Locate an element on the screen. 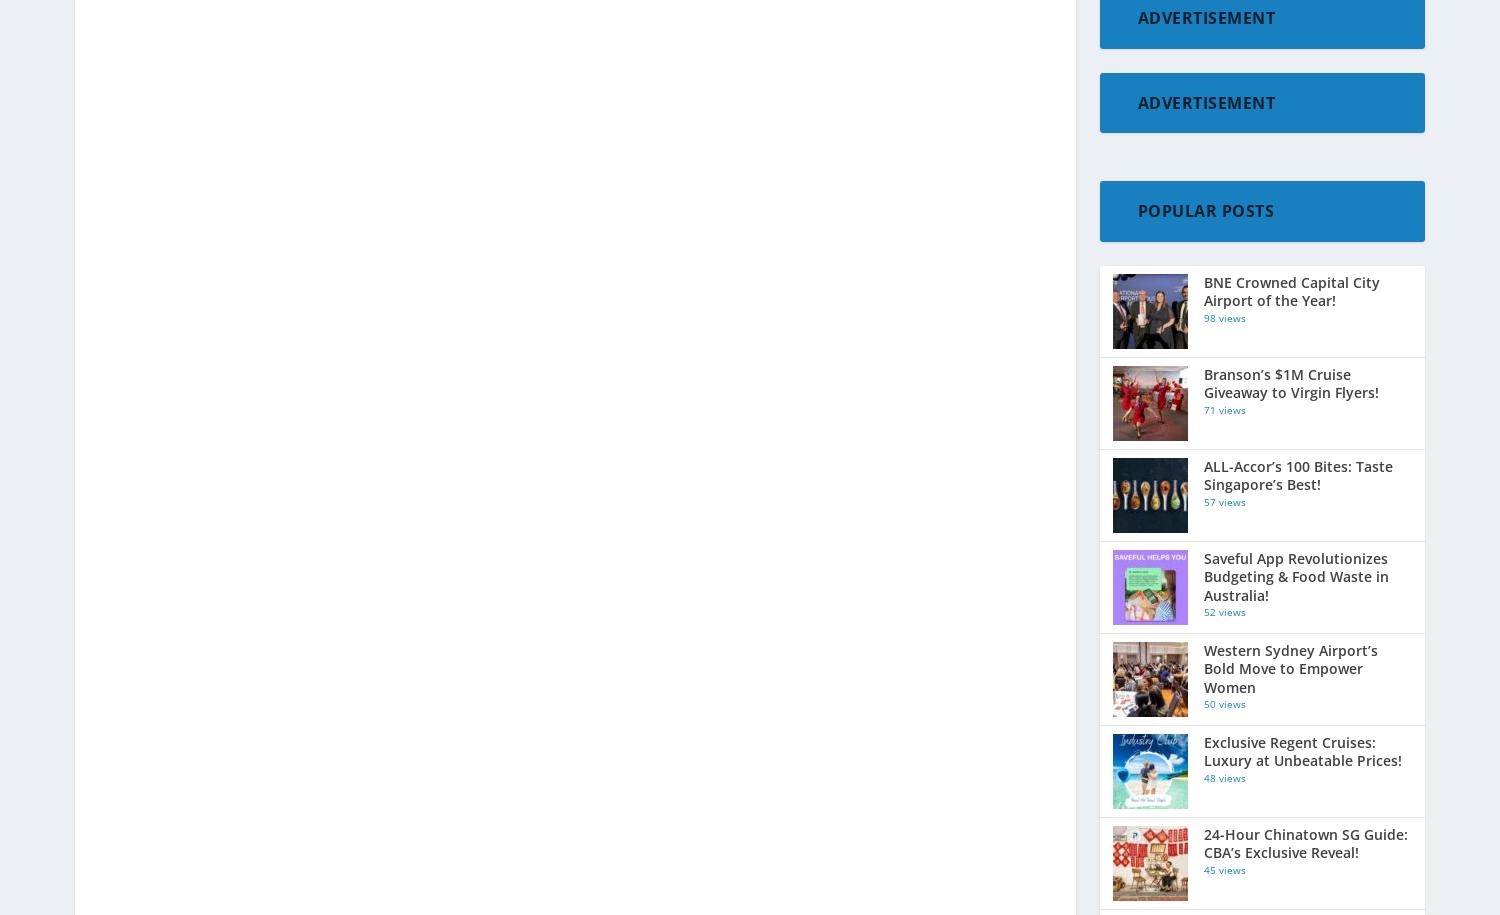 Image resolution: width=1500 pixels, height=915 pixels. 'New York' is located at coordinates (1144, 878).